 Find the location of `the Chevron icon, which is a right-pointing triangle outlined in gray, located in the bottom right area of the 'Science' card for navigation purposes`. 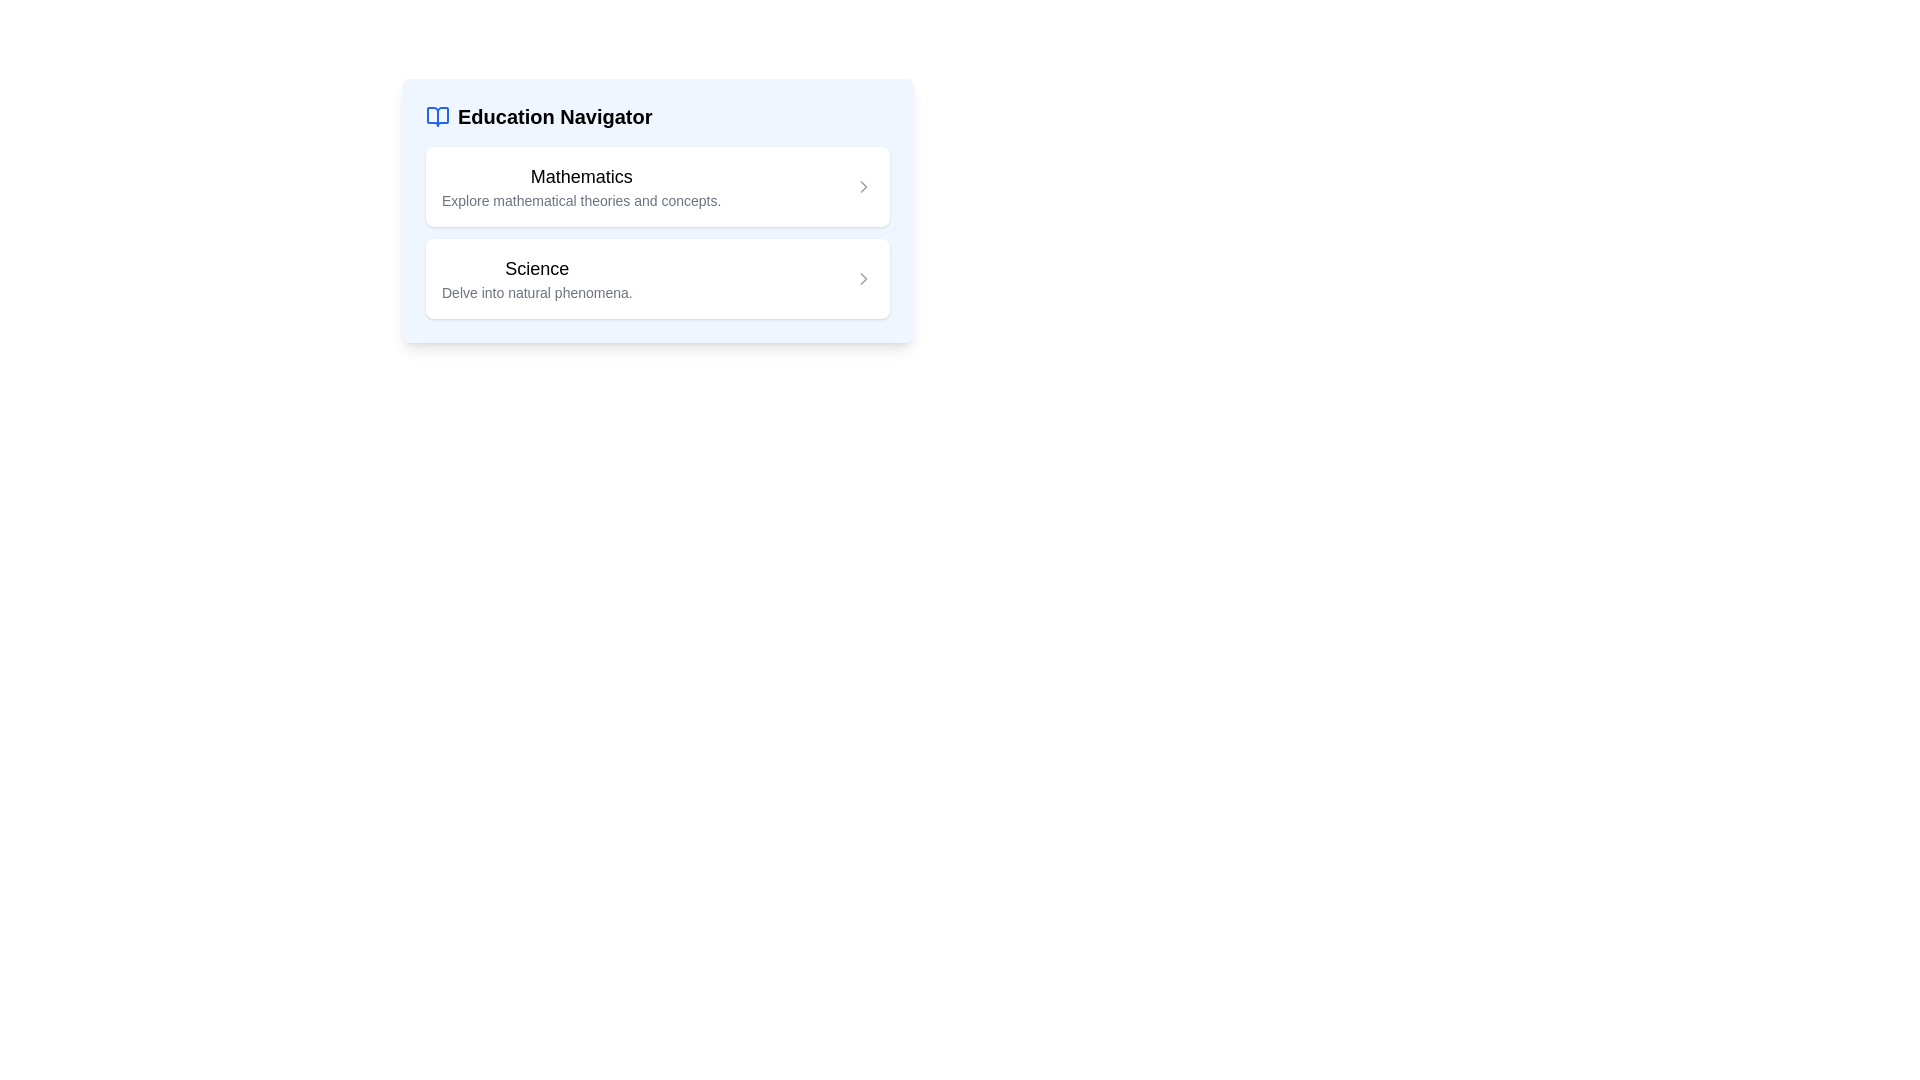

the Chevron icon, which is a right-pointing triangle outlined in gray, located in the bottom right area of the 'Science' card for navigation purposes is located at coordinates (864, 278).